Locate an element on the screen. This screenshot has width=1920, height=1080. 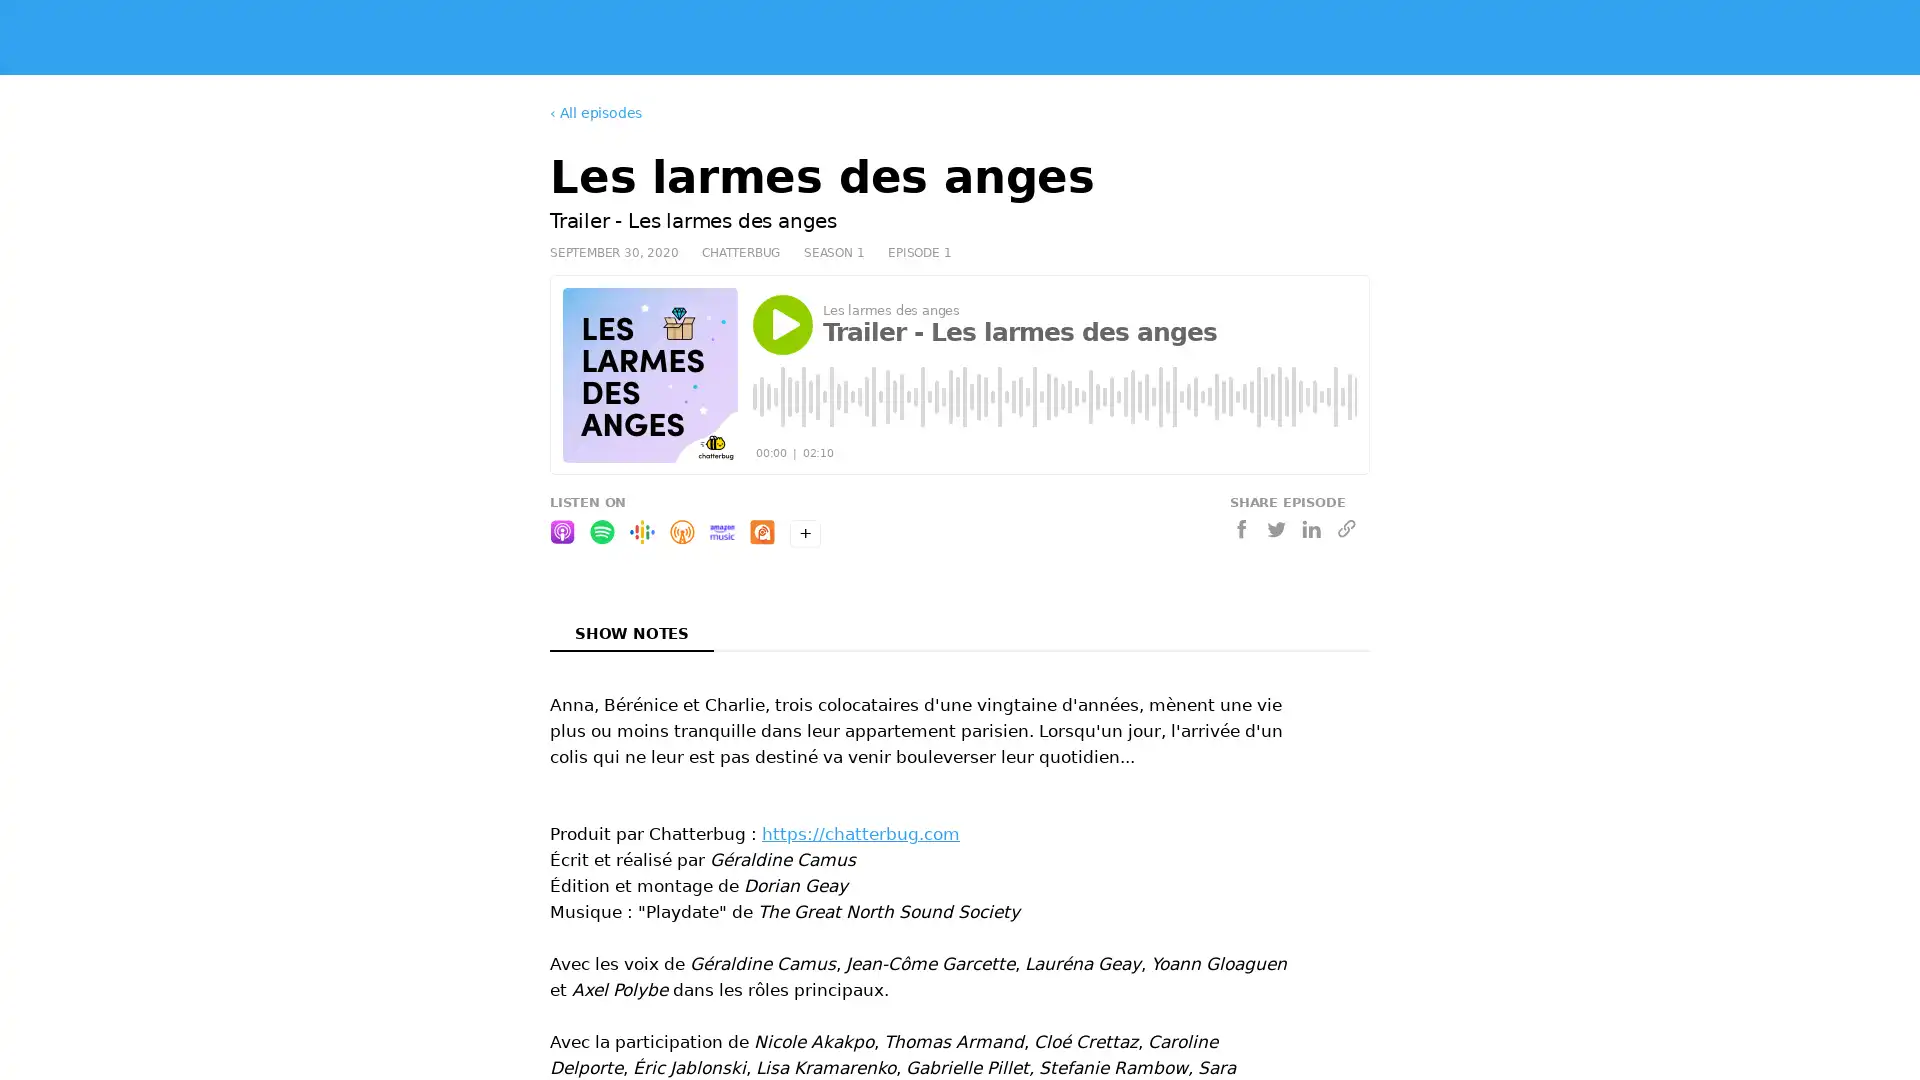
Play is located at coordinates (781, 323).